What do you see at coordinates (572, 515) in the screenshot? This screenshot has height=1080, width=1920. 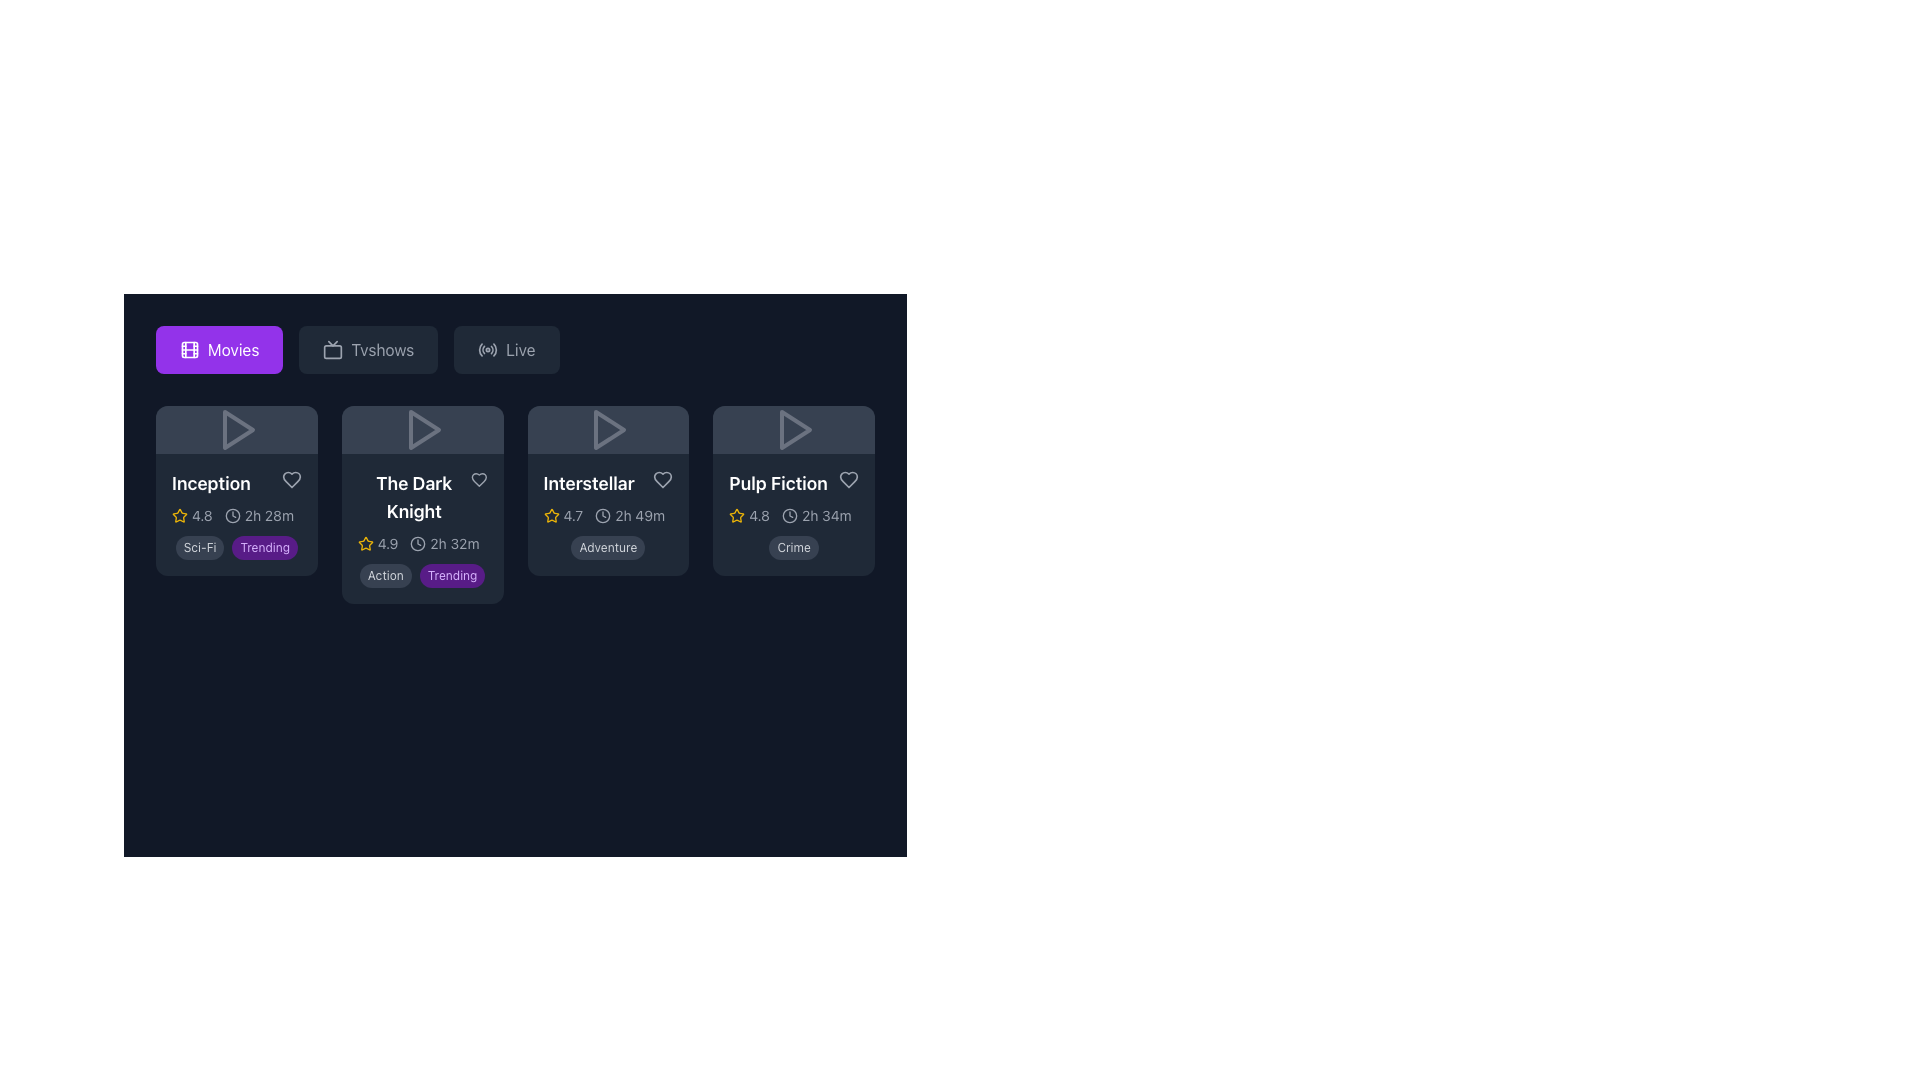 I see `text value displayed in the lower-left section of the 'Interstellar' movie card, which shows a rating of '4.7'` at bounding box center [572, 515].